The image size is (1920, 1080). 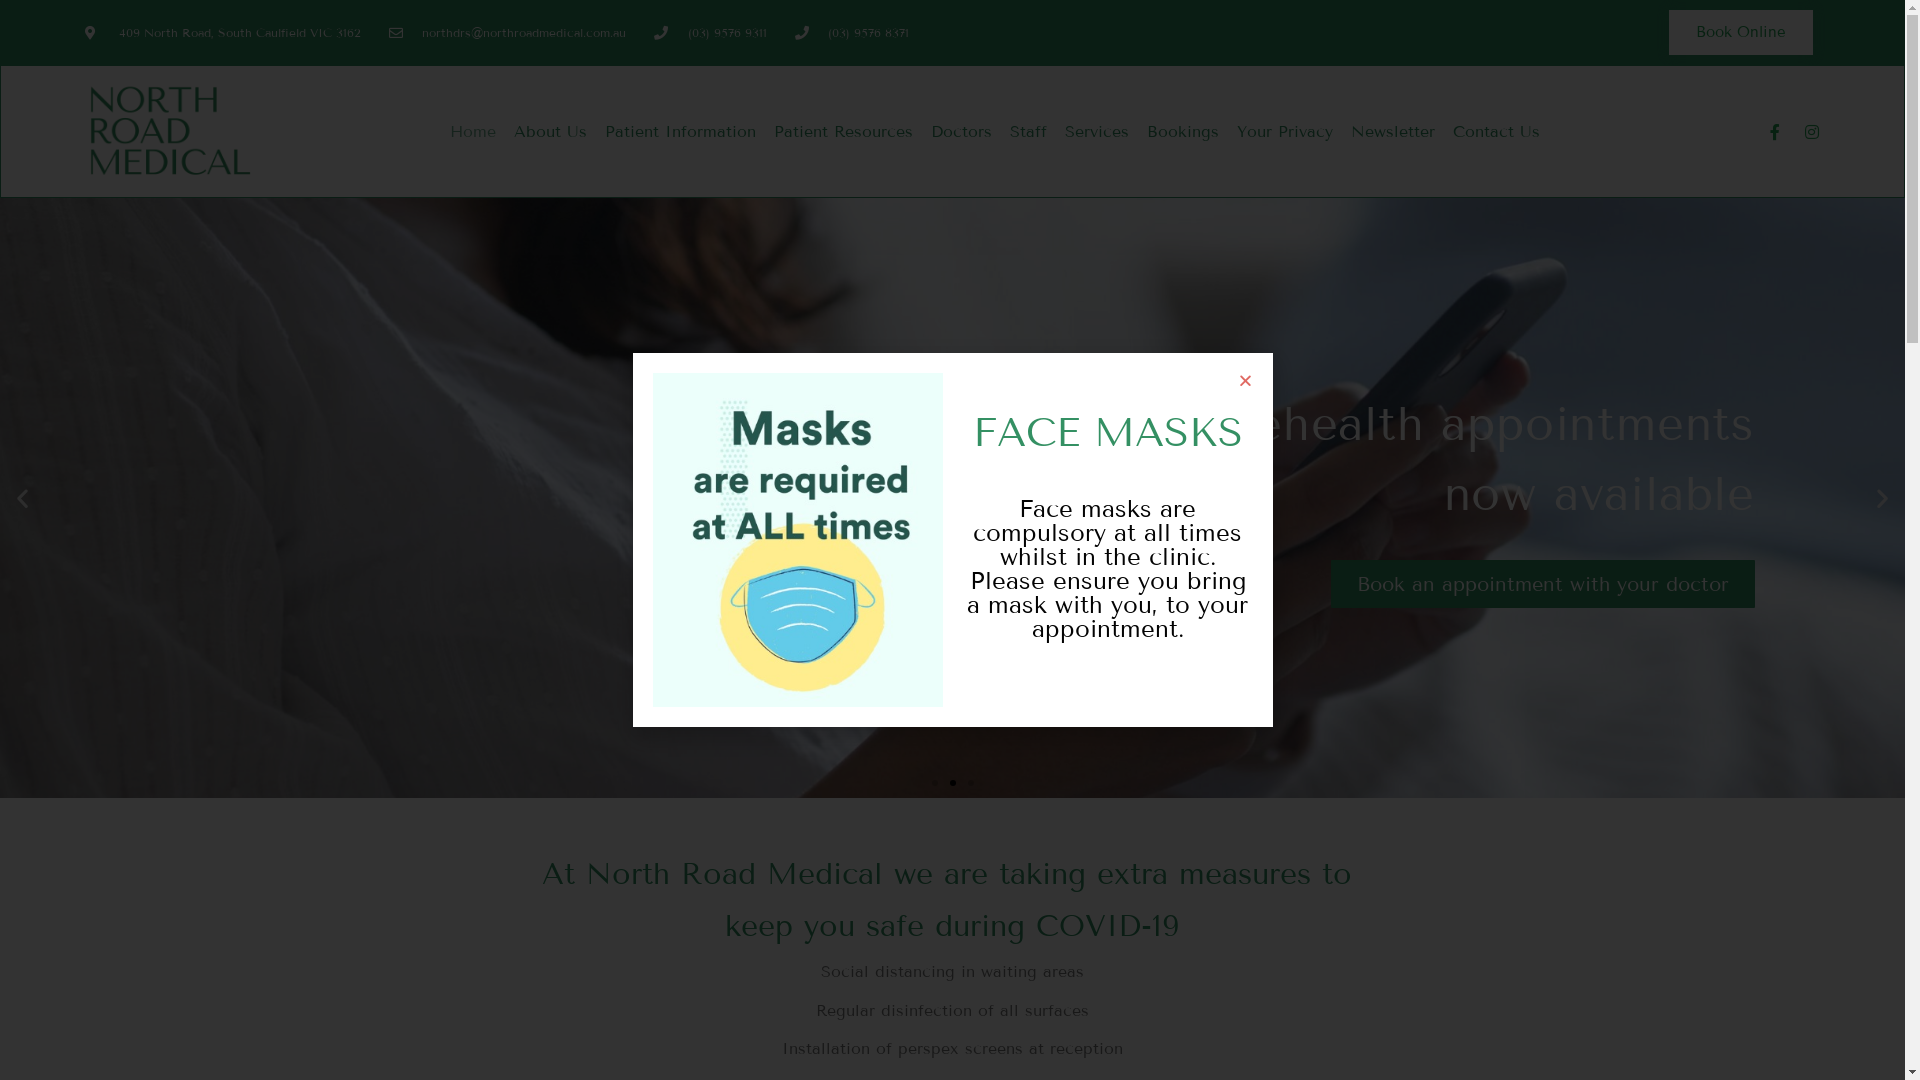 I want to click on '(03) 9576 8371', so click(x=852, y=33).